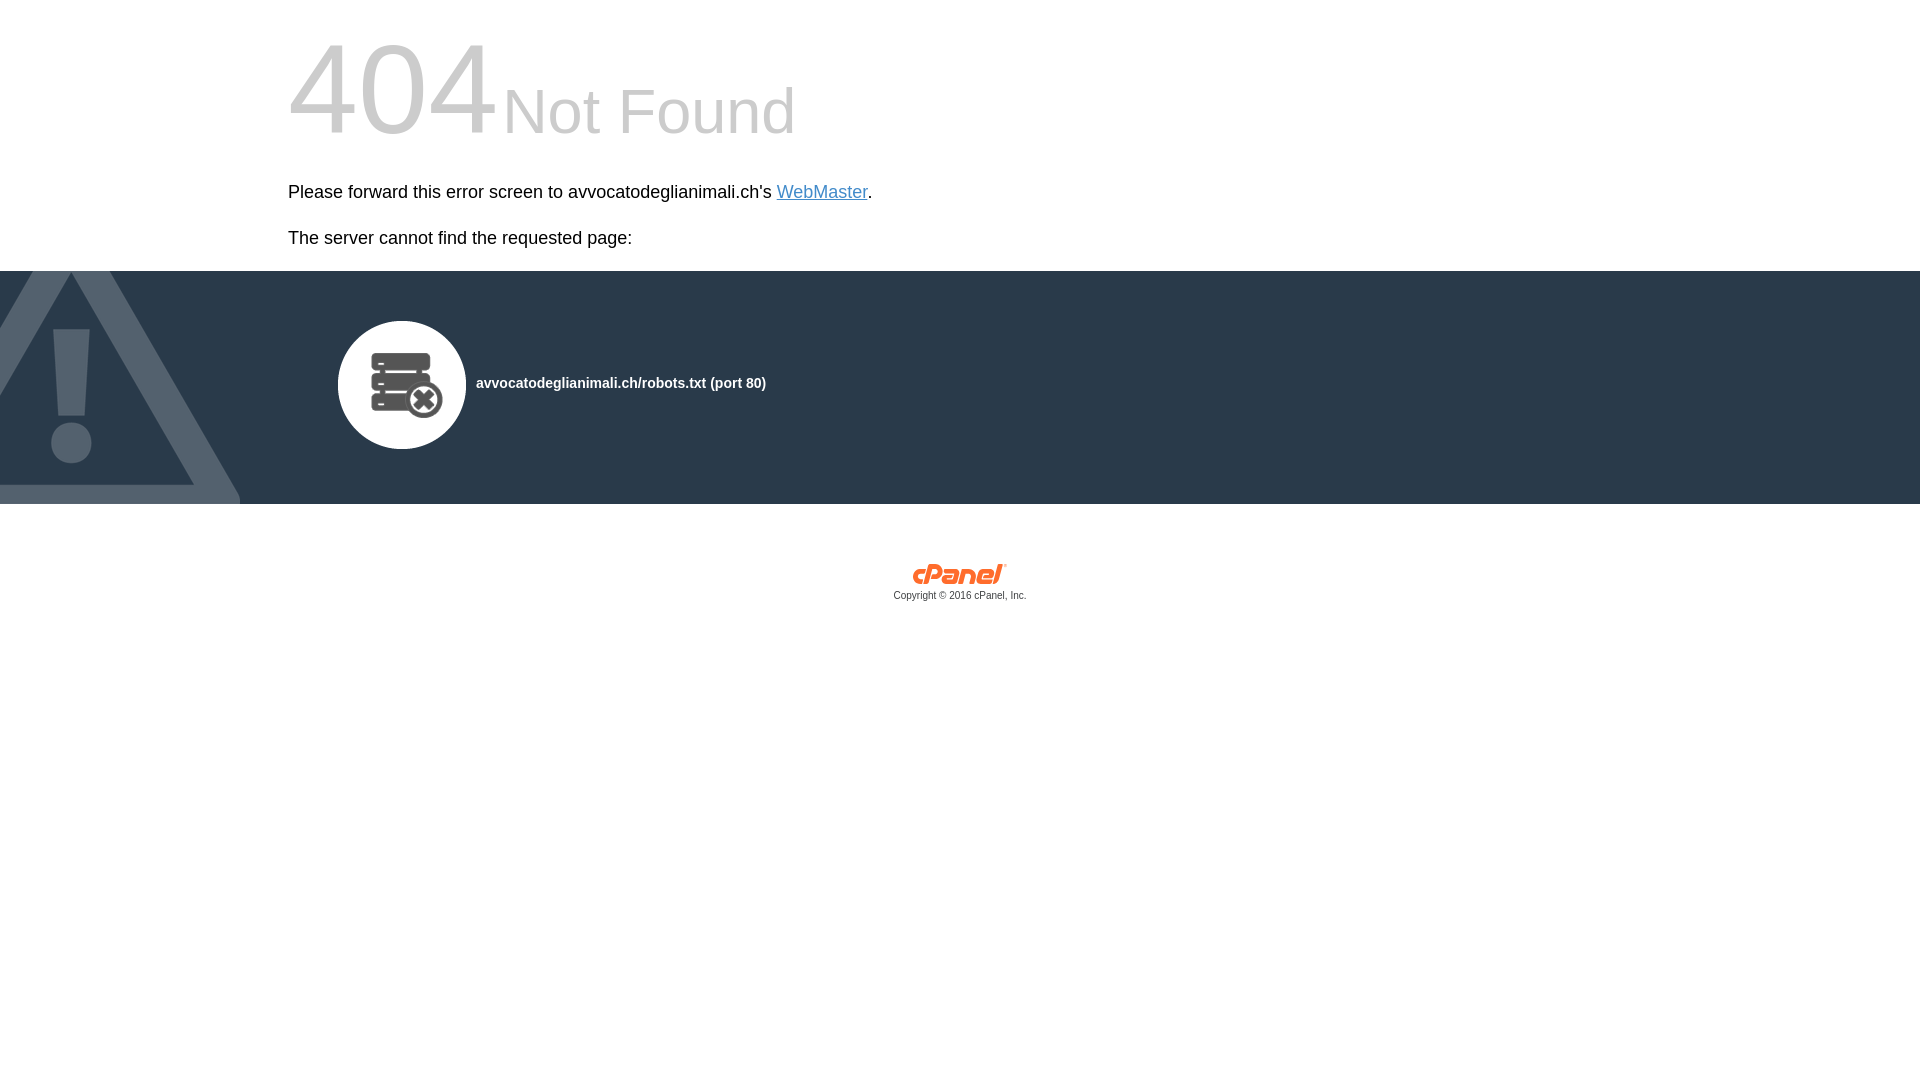 This screenshot has width=1920, height=1080. I want to click on 'WebMaster', so click(822, 192).